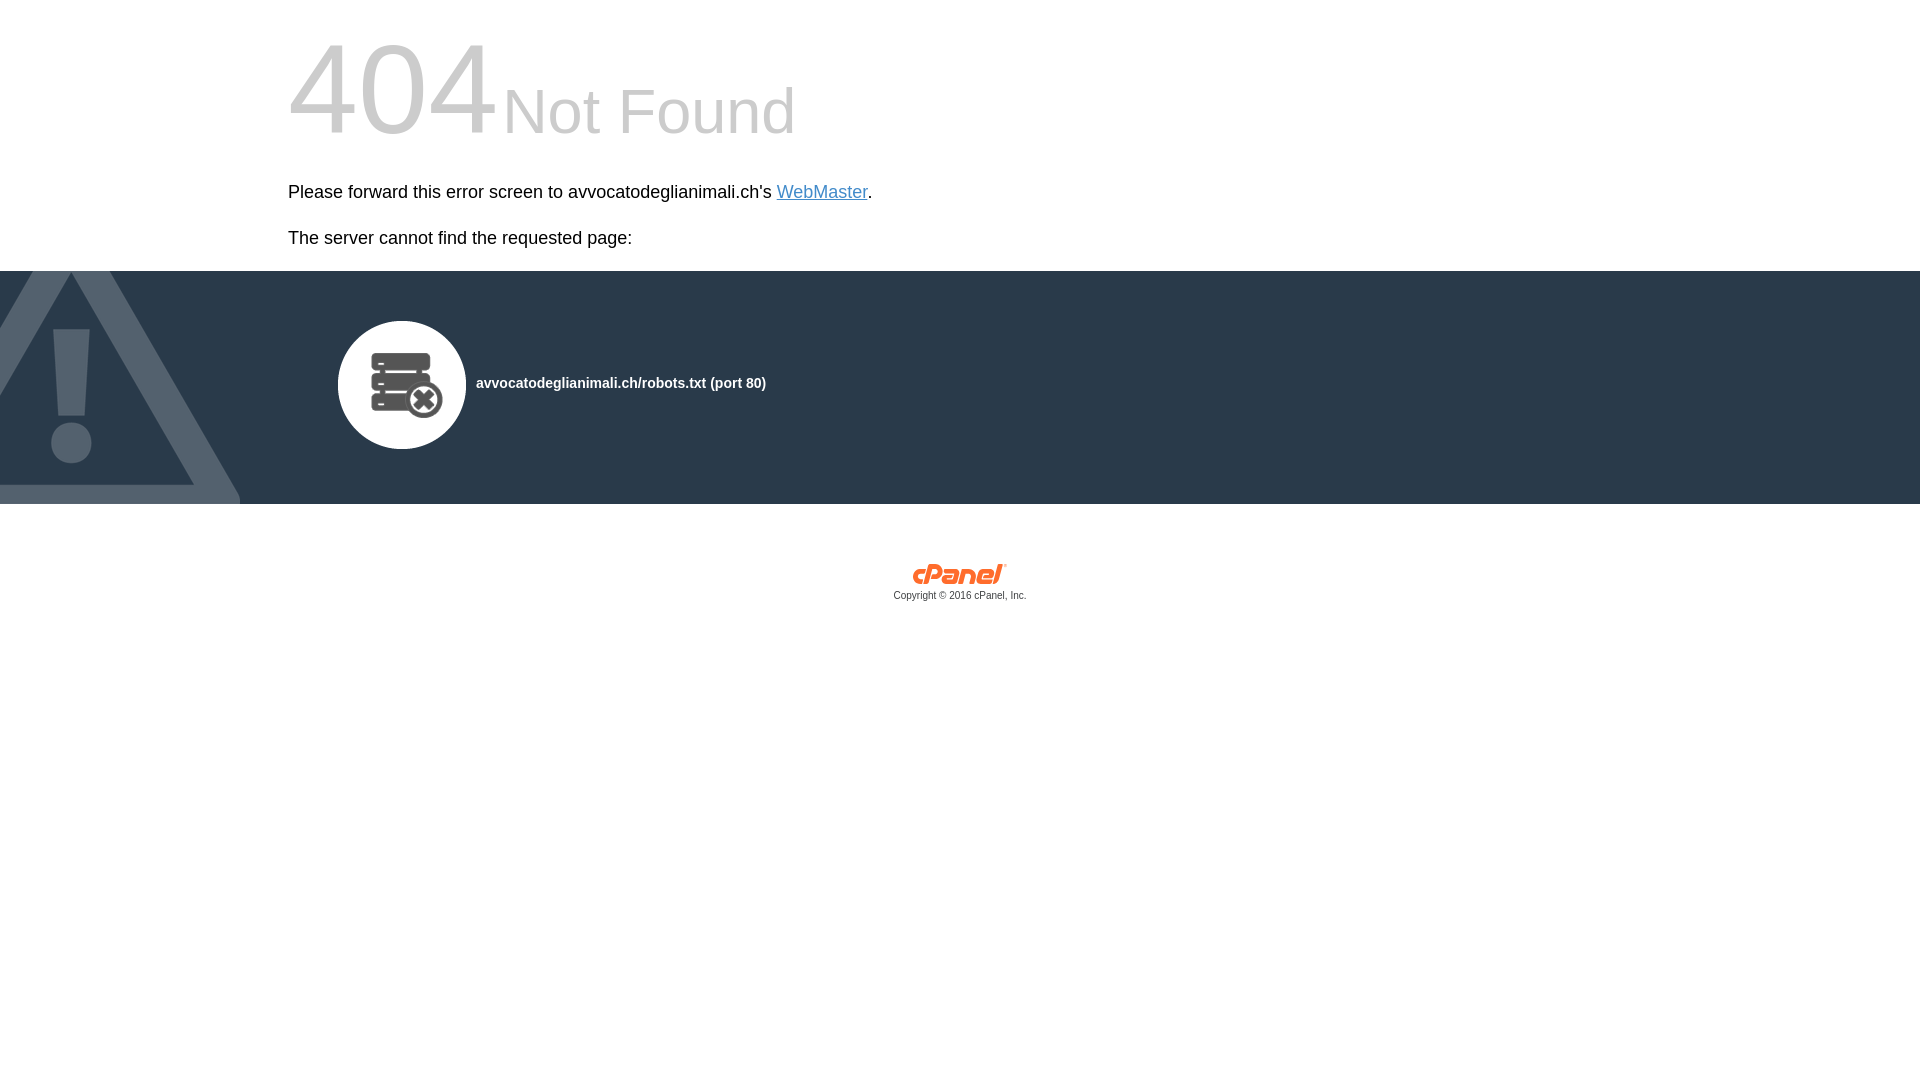 This screenshot has width=1920, height=1080. I want to click on 'WebMaster', so click(822, 192).